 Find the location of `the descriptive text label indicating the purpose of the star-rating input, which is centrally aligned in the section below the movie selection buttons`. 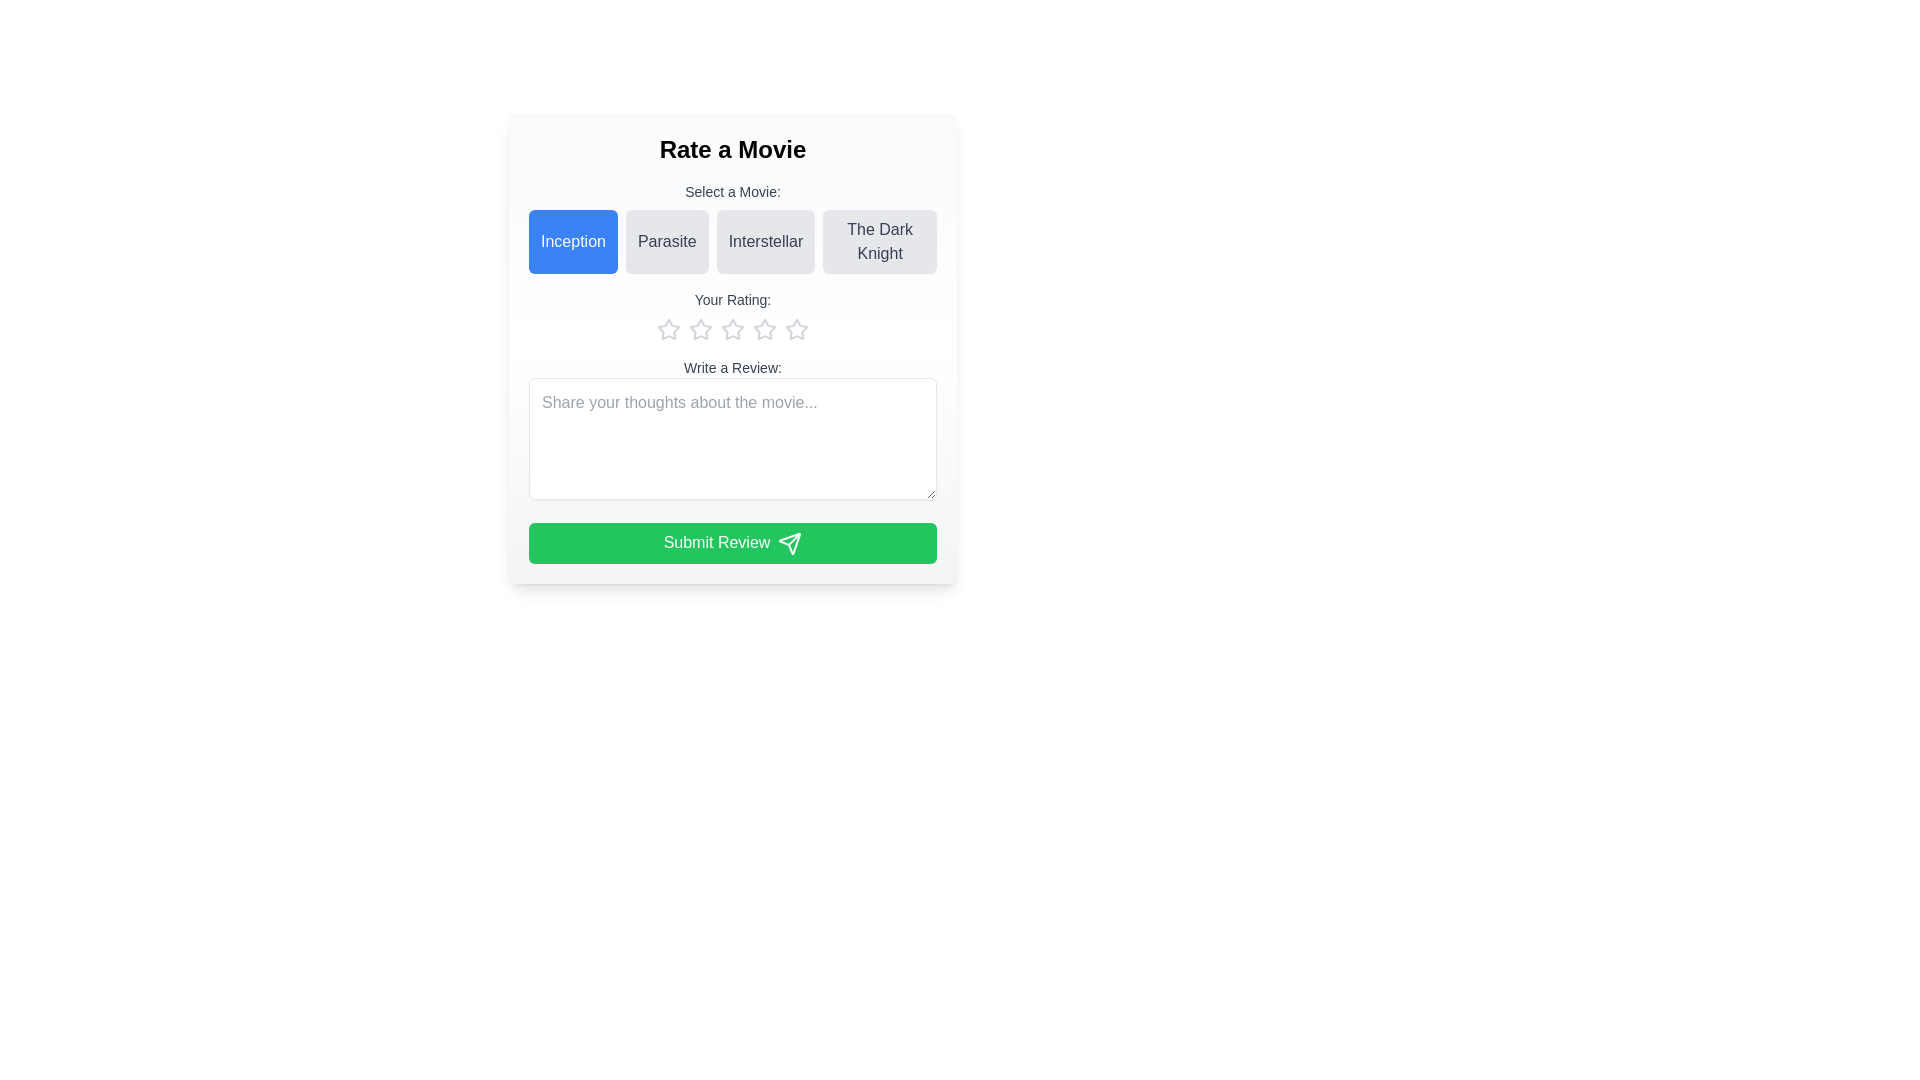

the descriptive text label indicating the purpose of the star-rating input, which is centrally aligned in the section below the movie selection buttons is located at coordinates (732, 300).